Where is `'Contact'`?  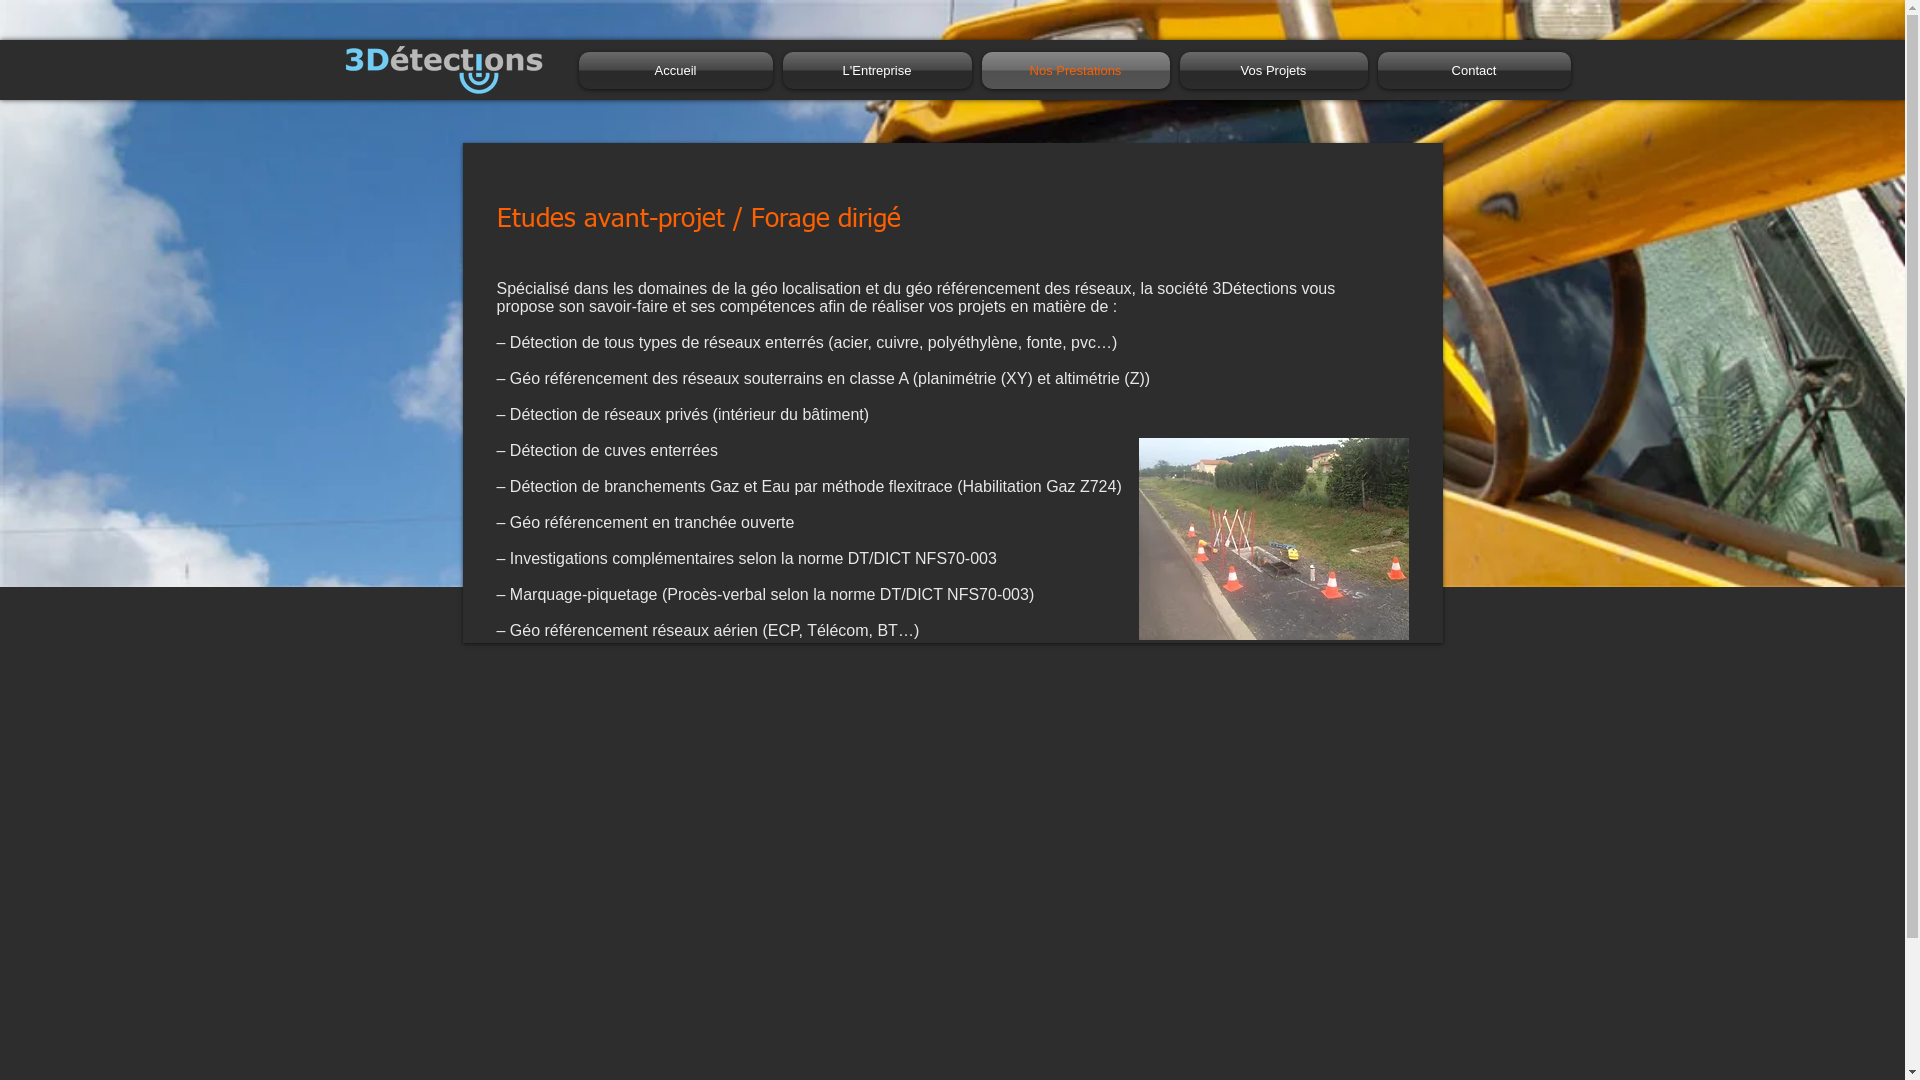 'Contact' is located at coordinates (1470, 69).